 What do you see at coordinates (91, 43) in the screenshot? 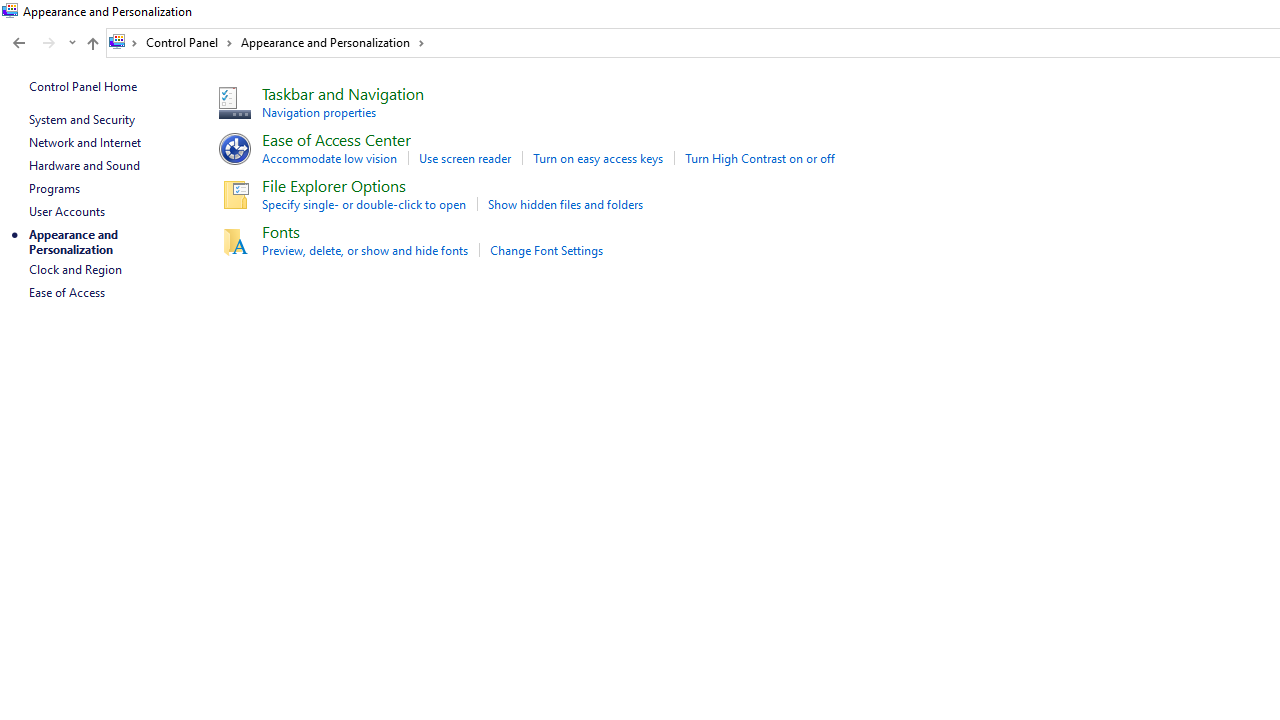
I see `'Up to "Control Panel" (Alt + Up Arrow)'` at bounding box center [91, 43].